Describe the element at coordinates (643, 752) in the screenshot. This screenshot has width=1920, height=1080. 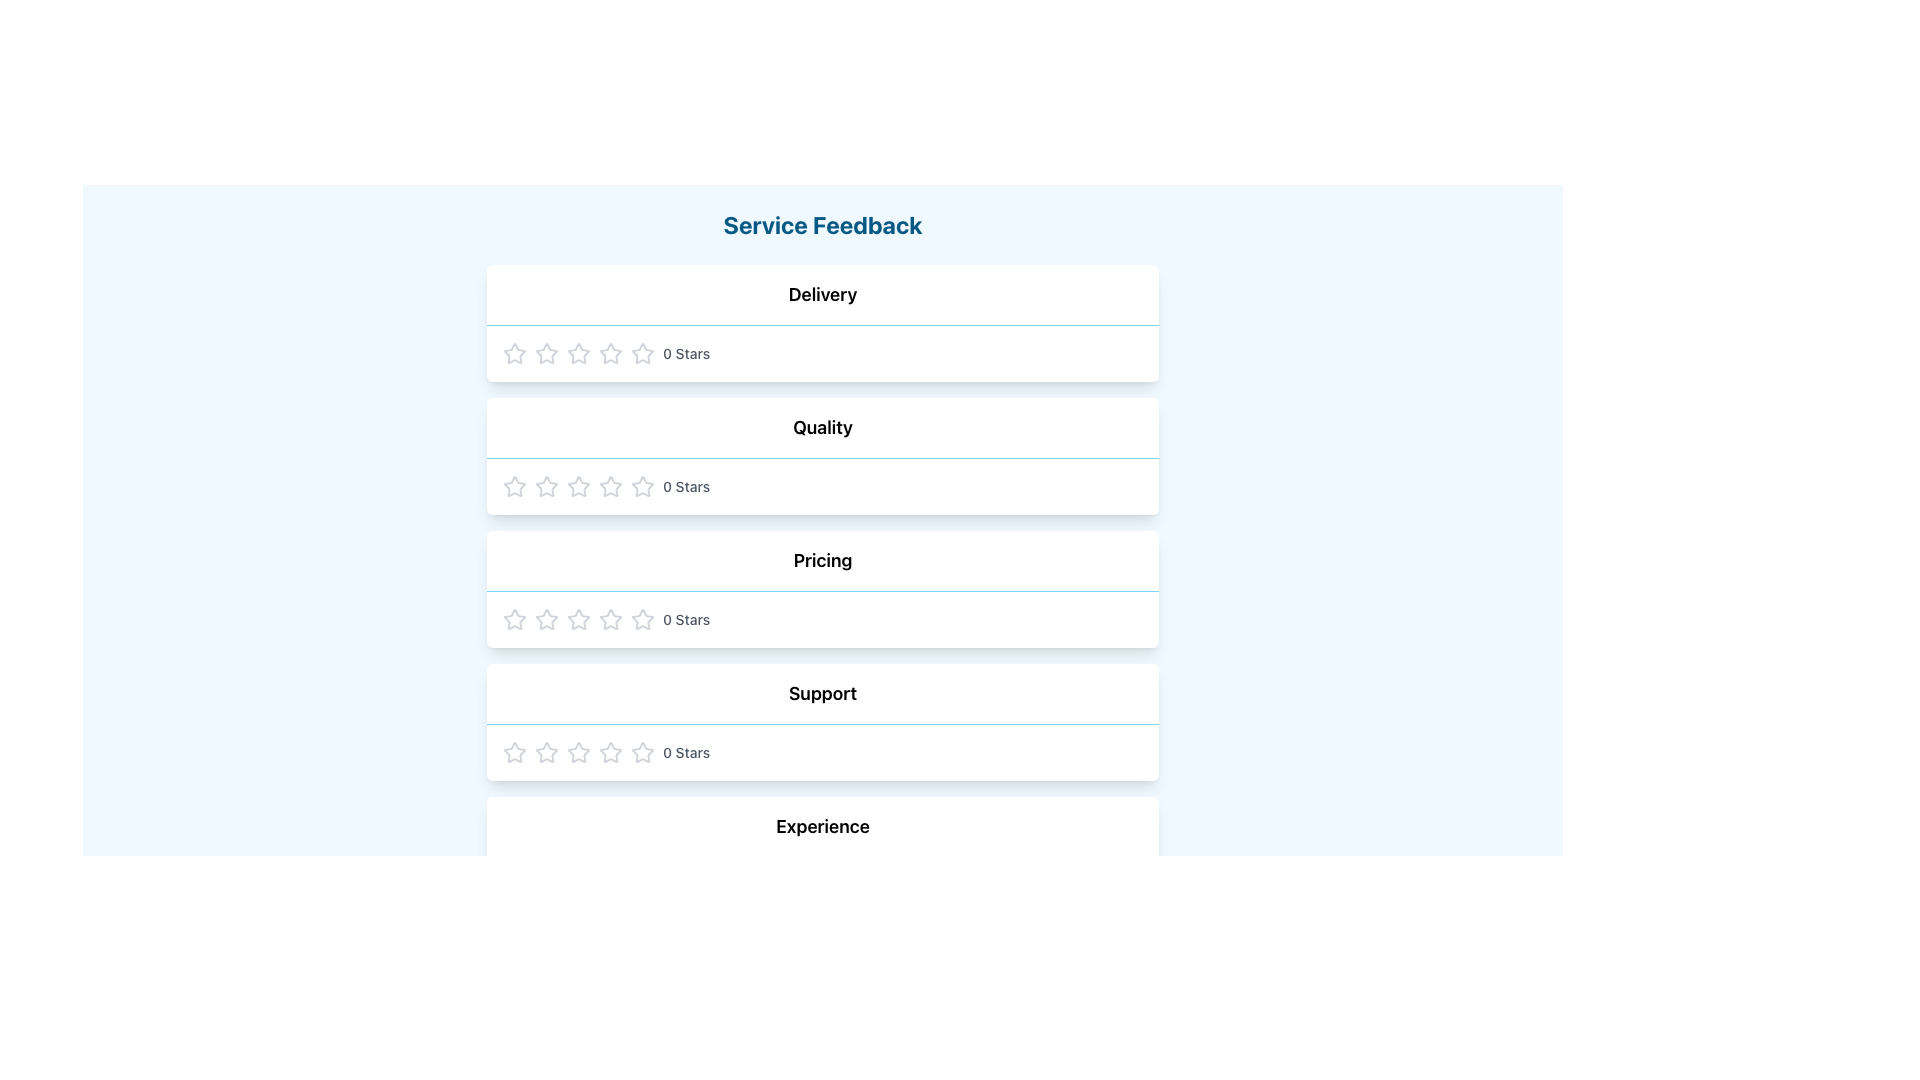
I see `the second star icon in the 'Support' feedback row` at that location.